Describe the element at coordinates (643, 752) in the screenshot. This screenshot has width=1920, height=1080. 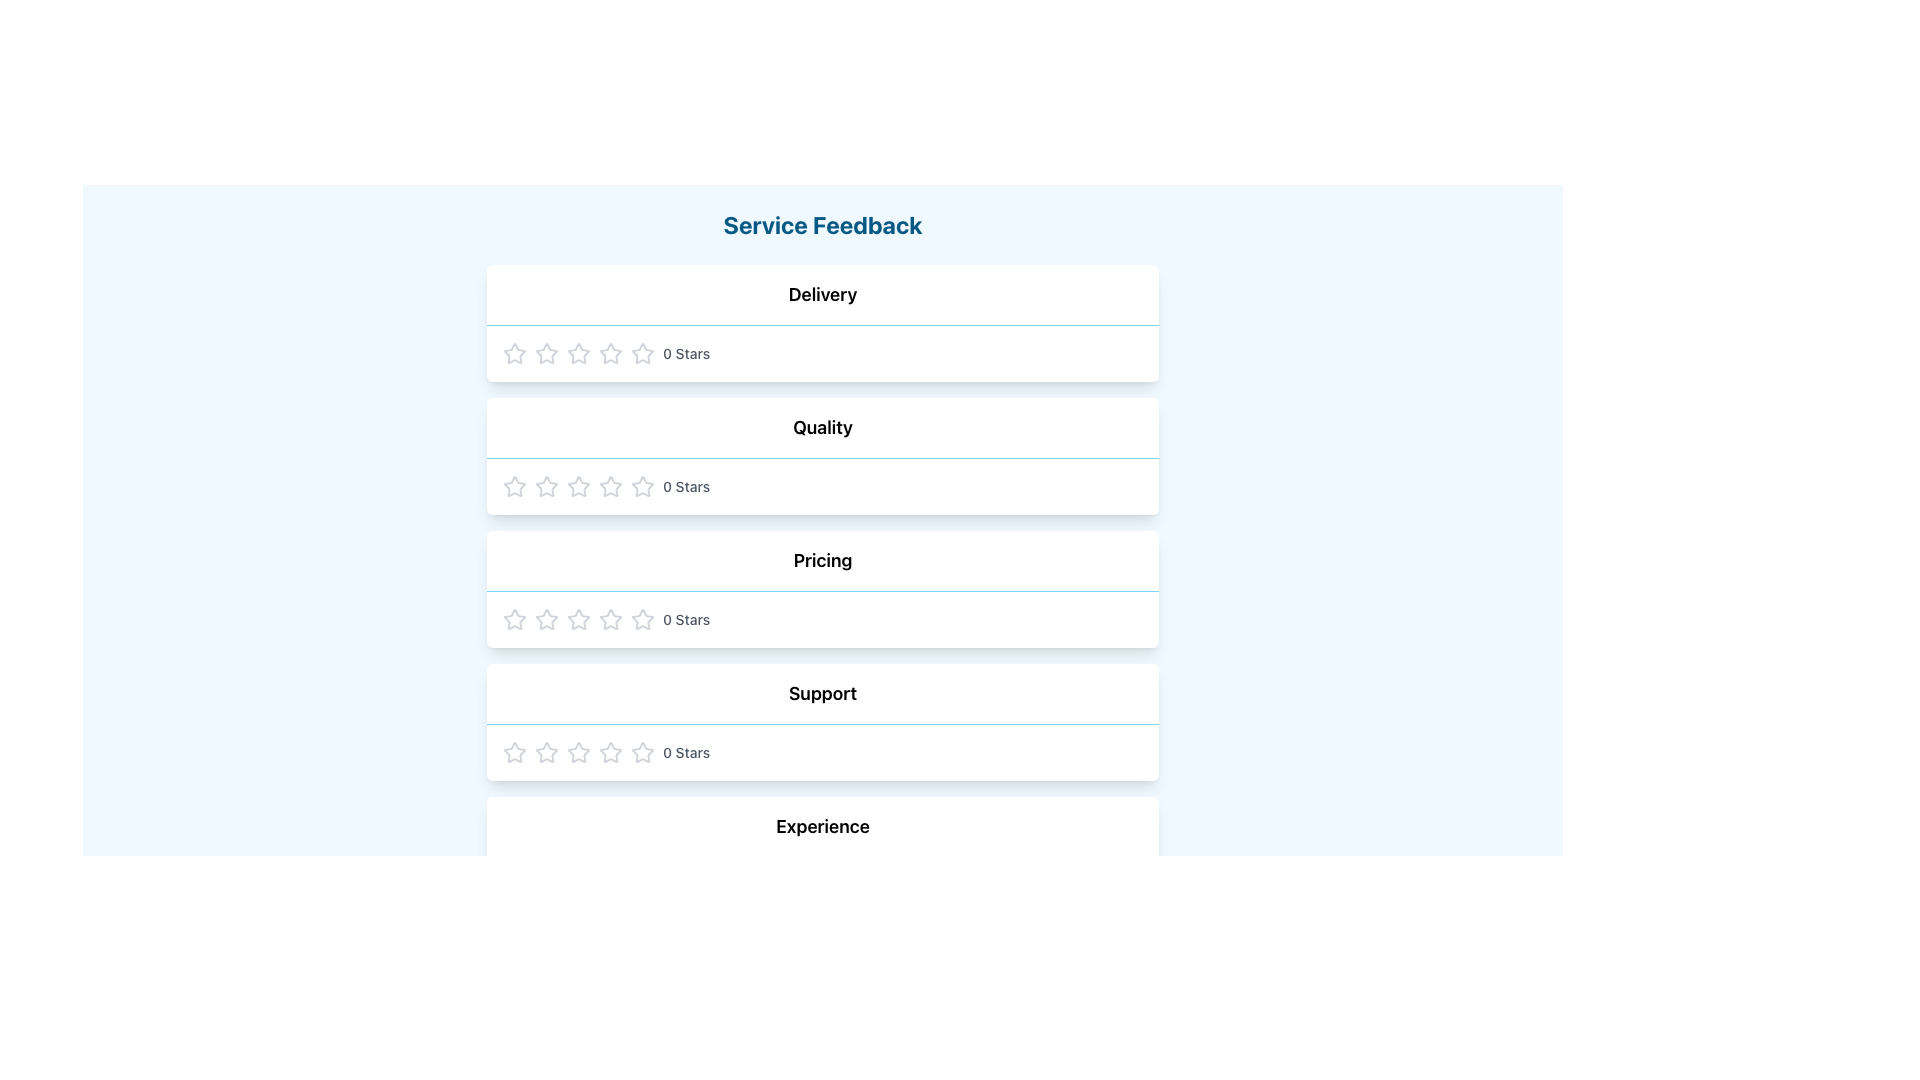
I see `the second star icon in the 'Support' feedback row` at that location.